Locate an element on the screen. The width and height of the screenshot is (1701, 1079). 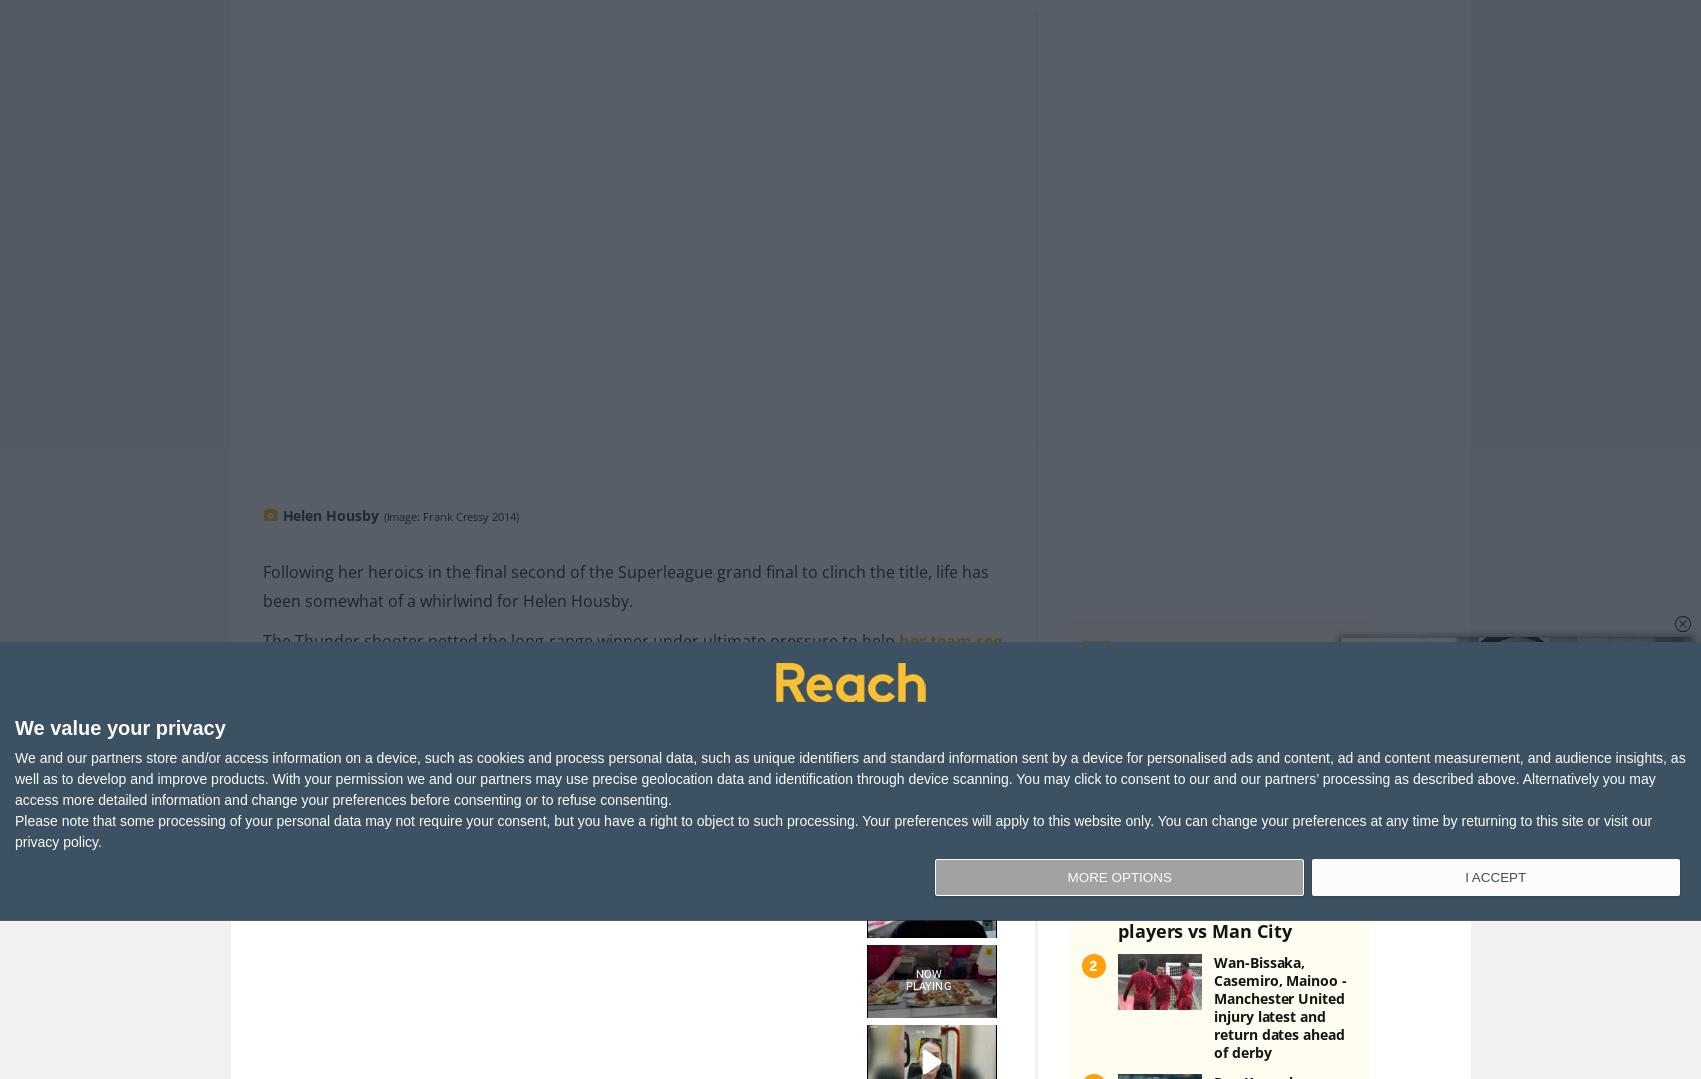
'Or by navigating to the user icon in the top right.' is located at coordinates (698, 846).